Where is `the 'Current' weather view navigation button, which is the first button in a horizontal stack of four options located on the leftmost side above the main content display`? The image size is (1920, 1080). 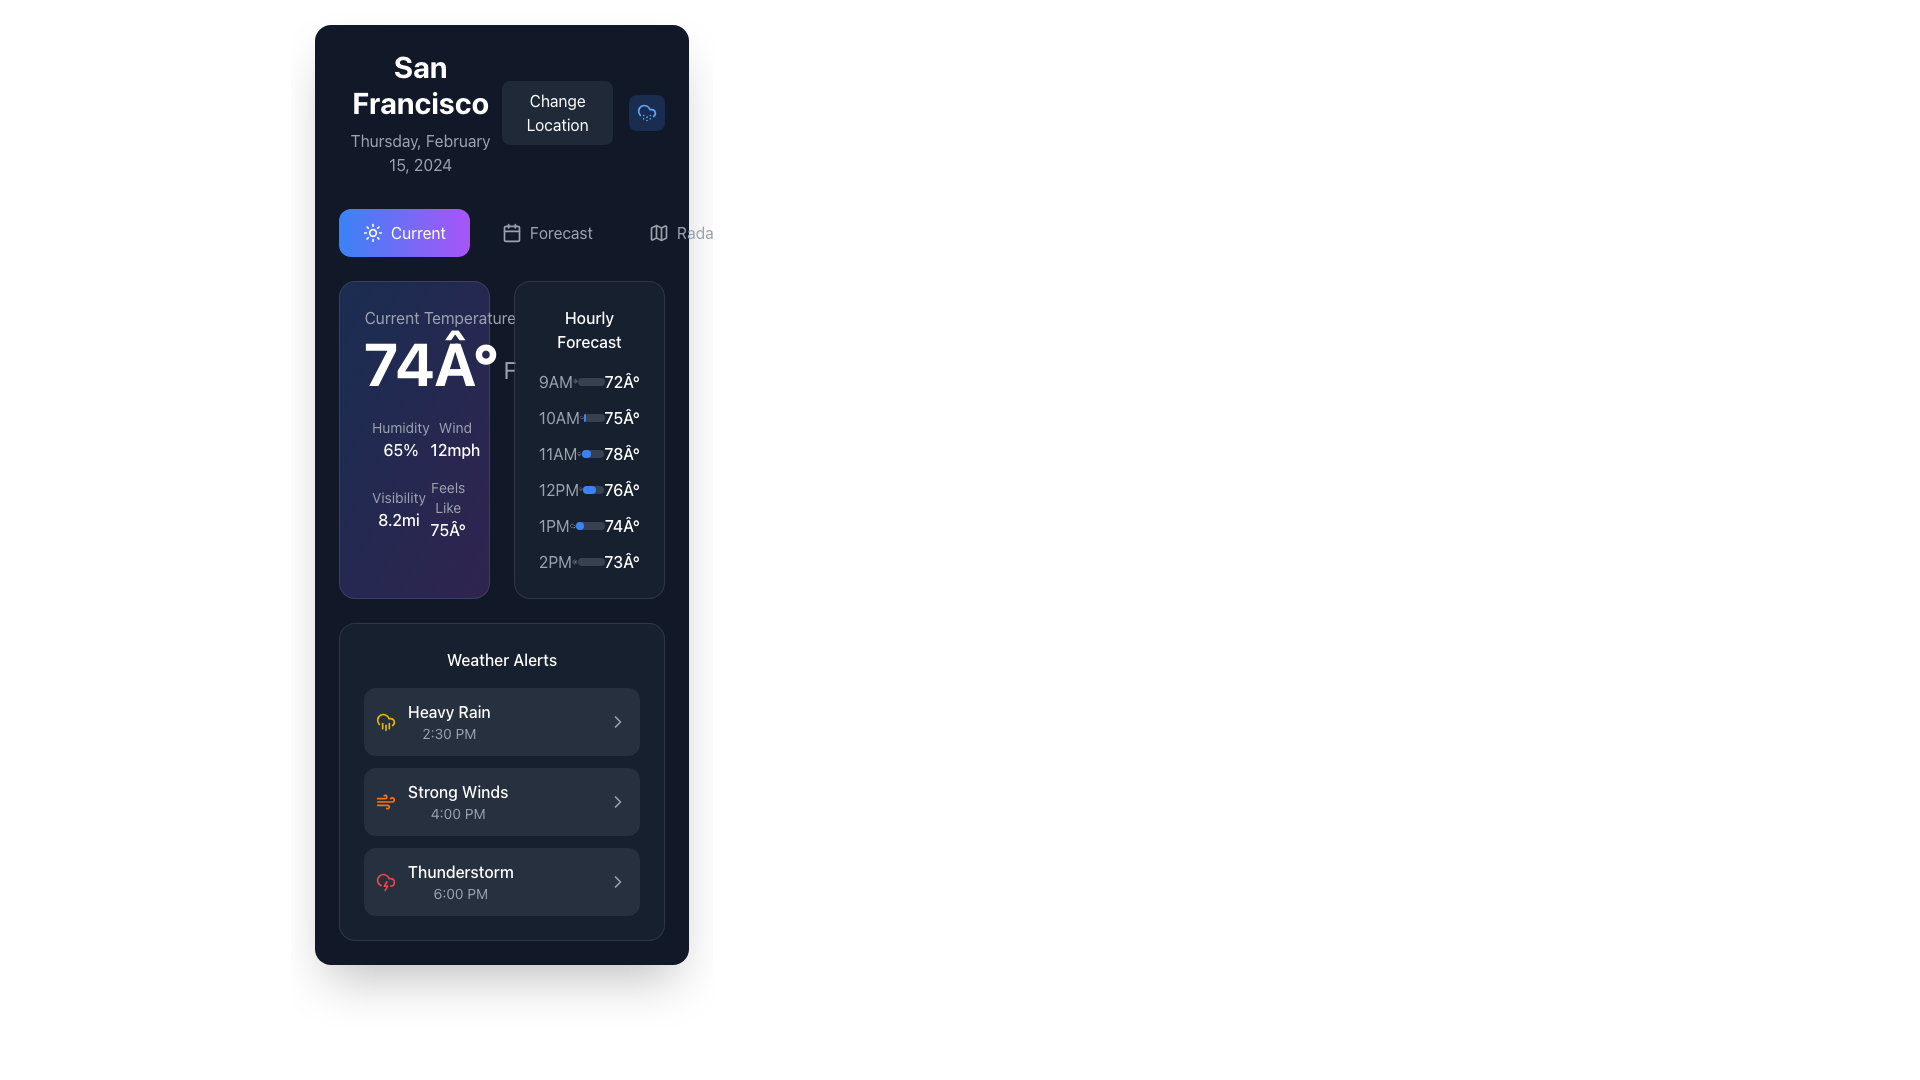 the 'Current' weather view navigation button, which is the first button in a horizontal stack of four options located on the leftmost side above the main content display is located at coordinates (403, 231).